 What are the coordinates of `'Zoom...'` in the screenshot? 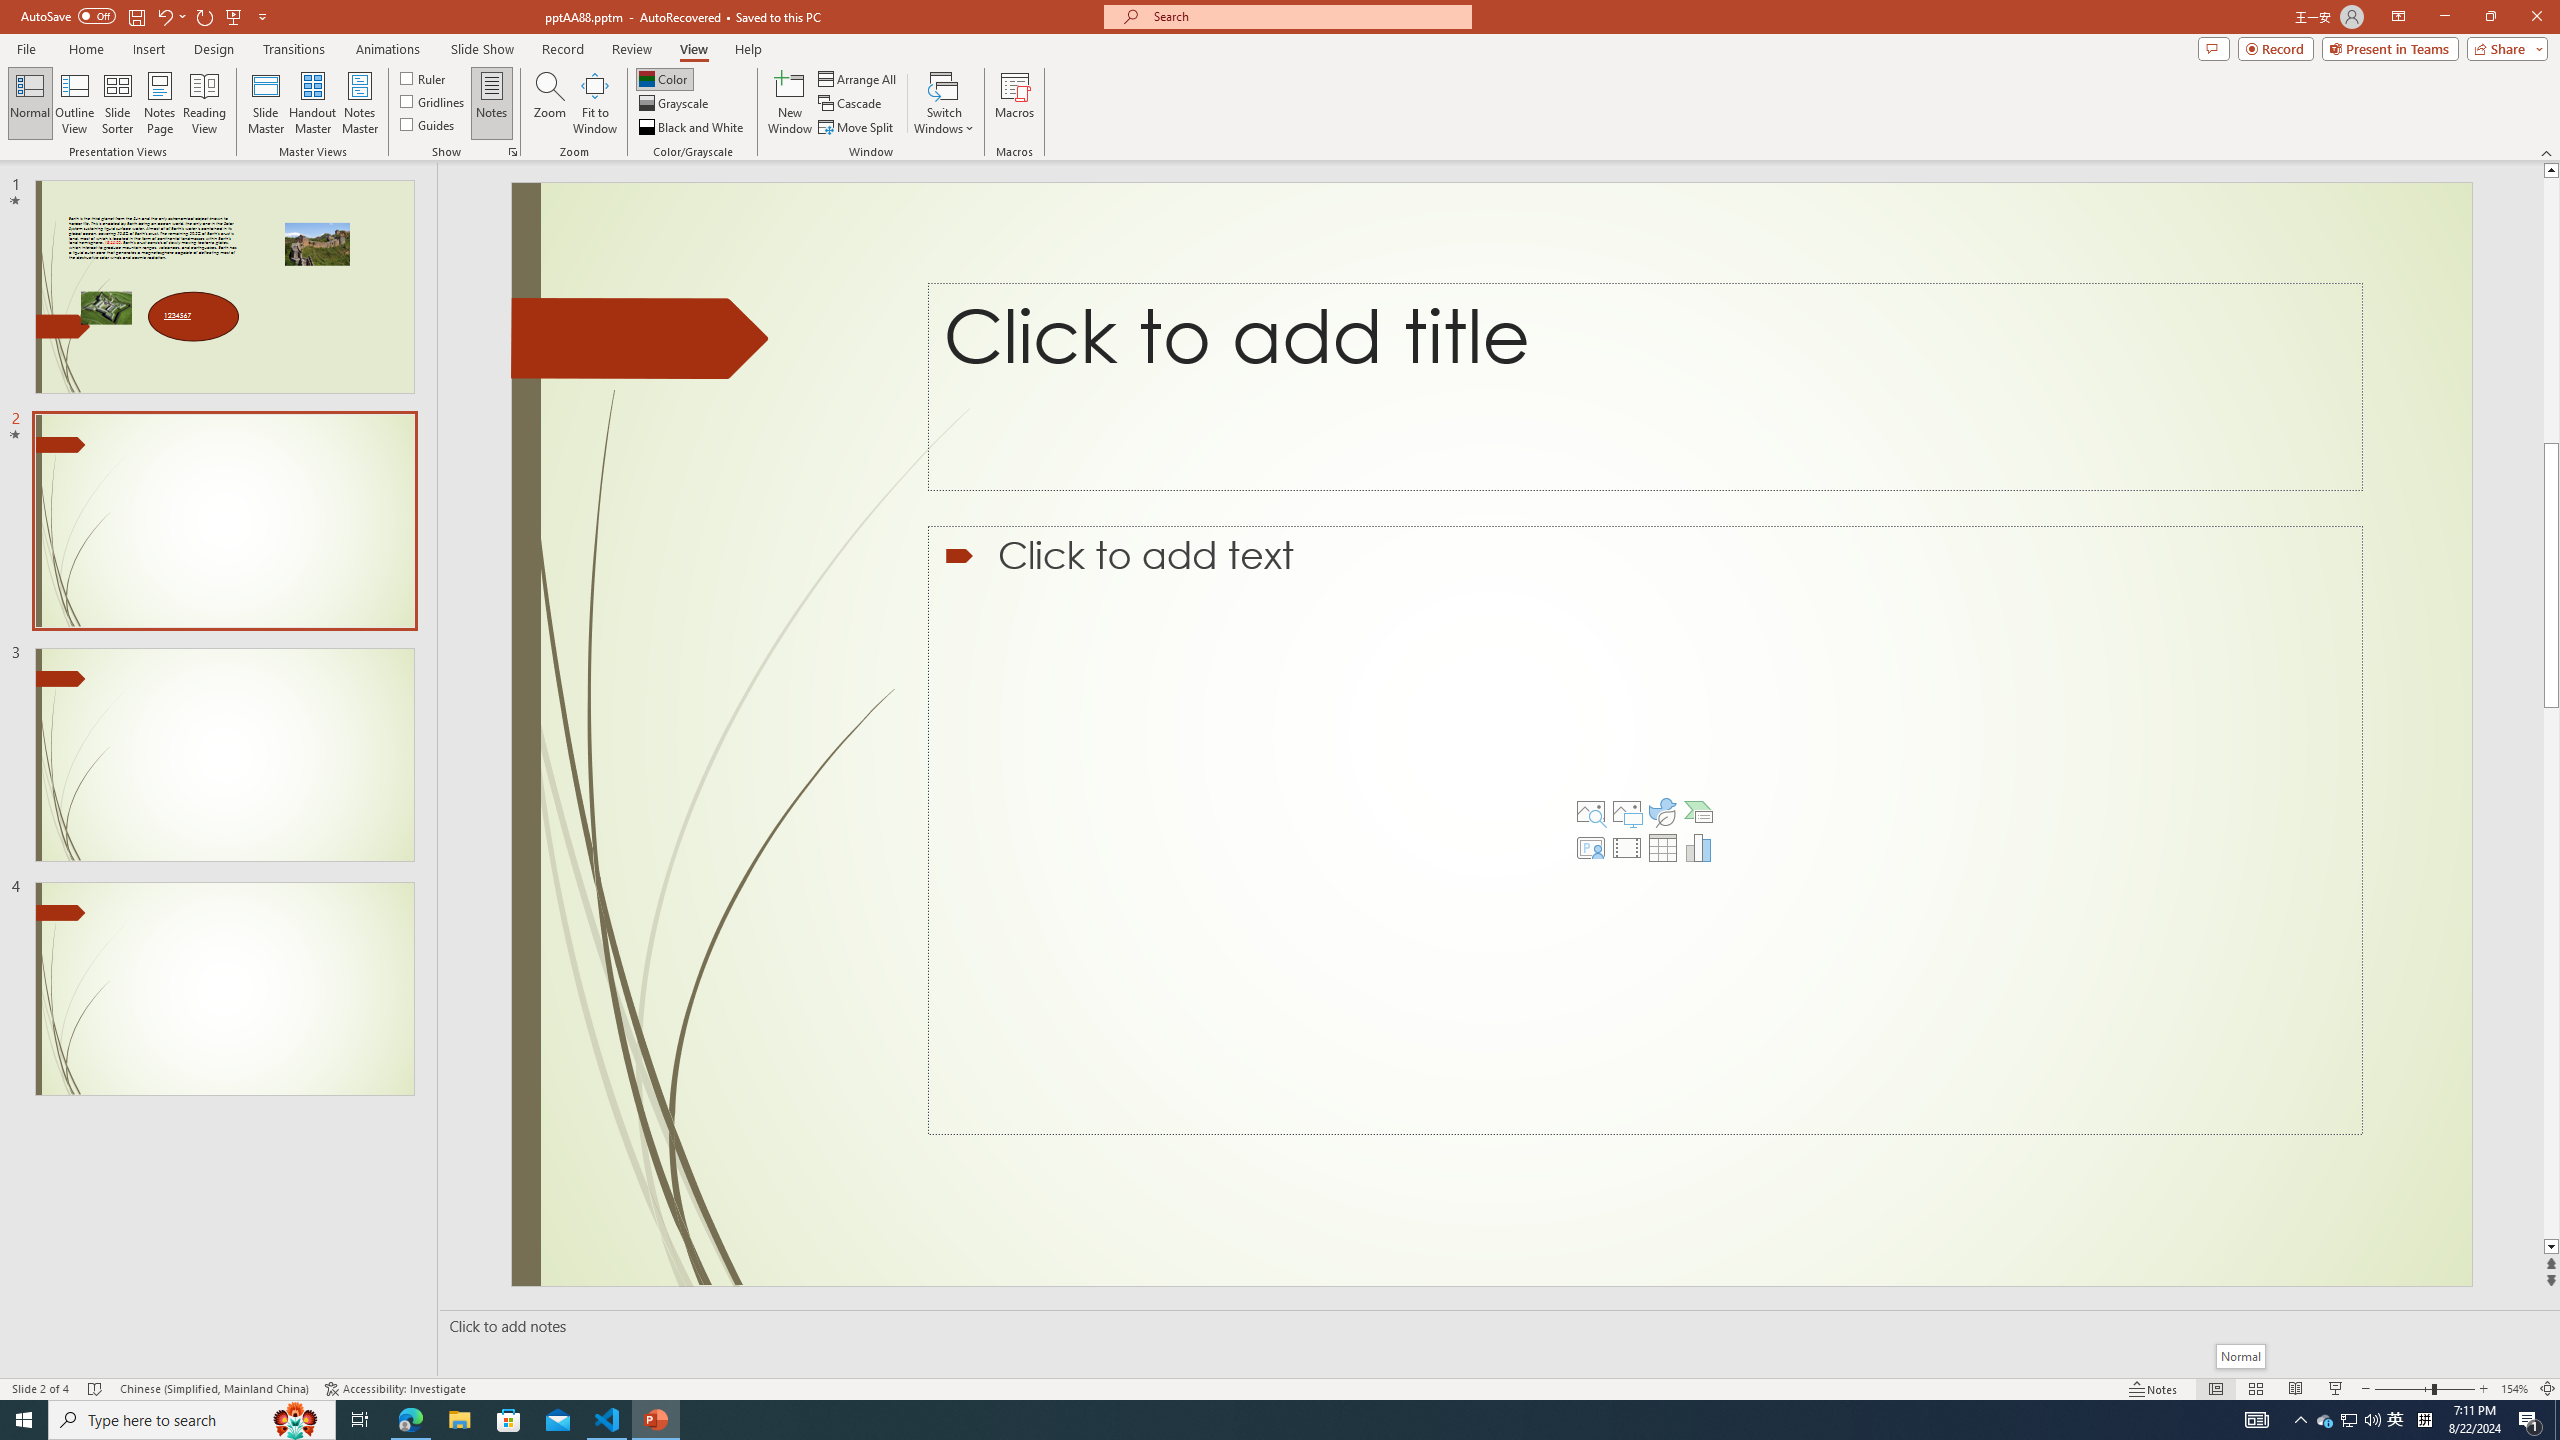 It's located at (550, 103).